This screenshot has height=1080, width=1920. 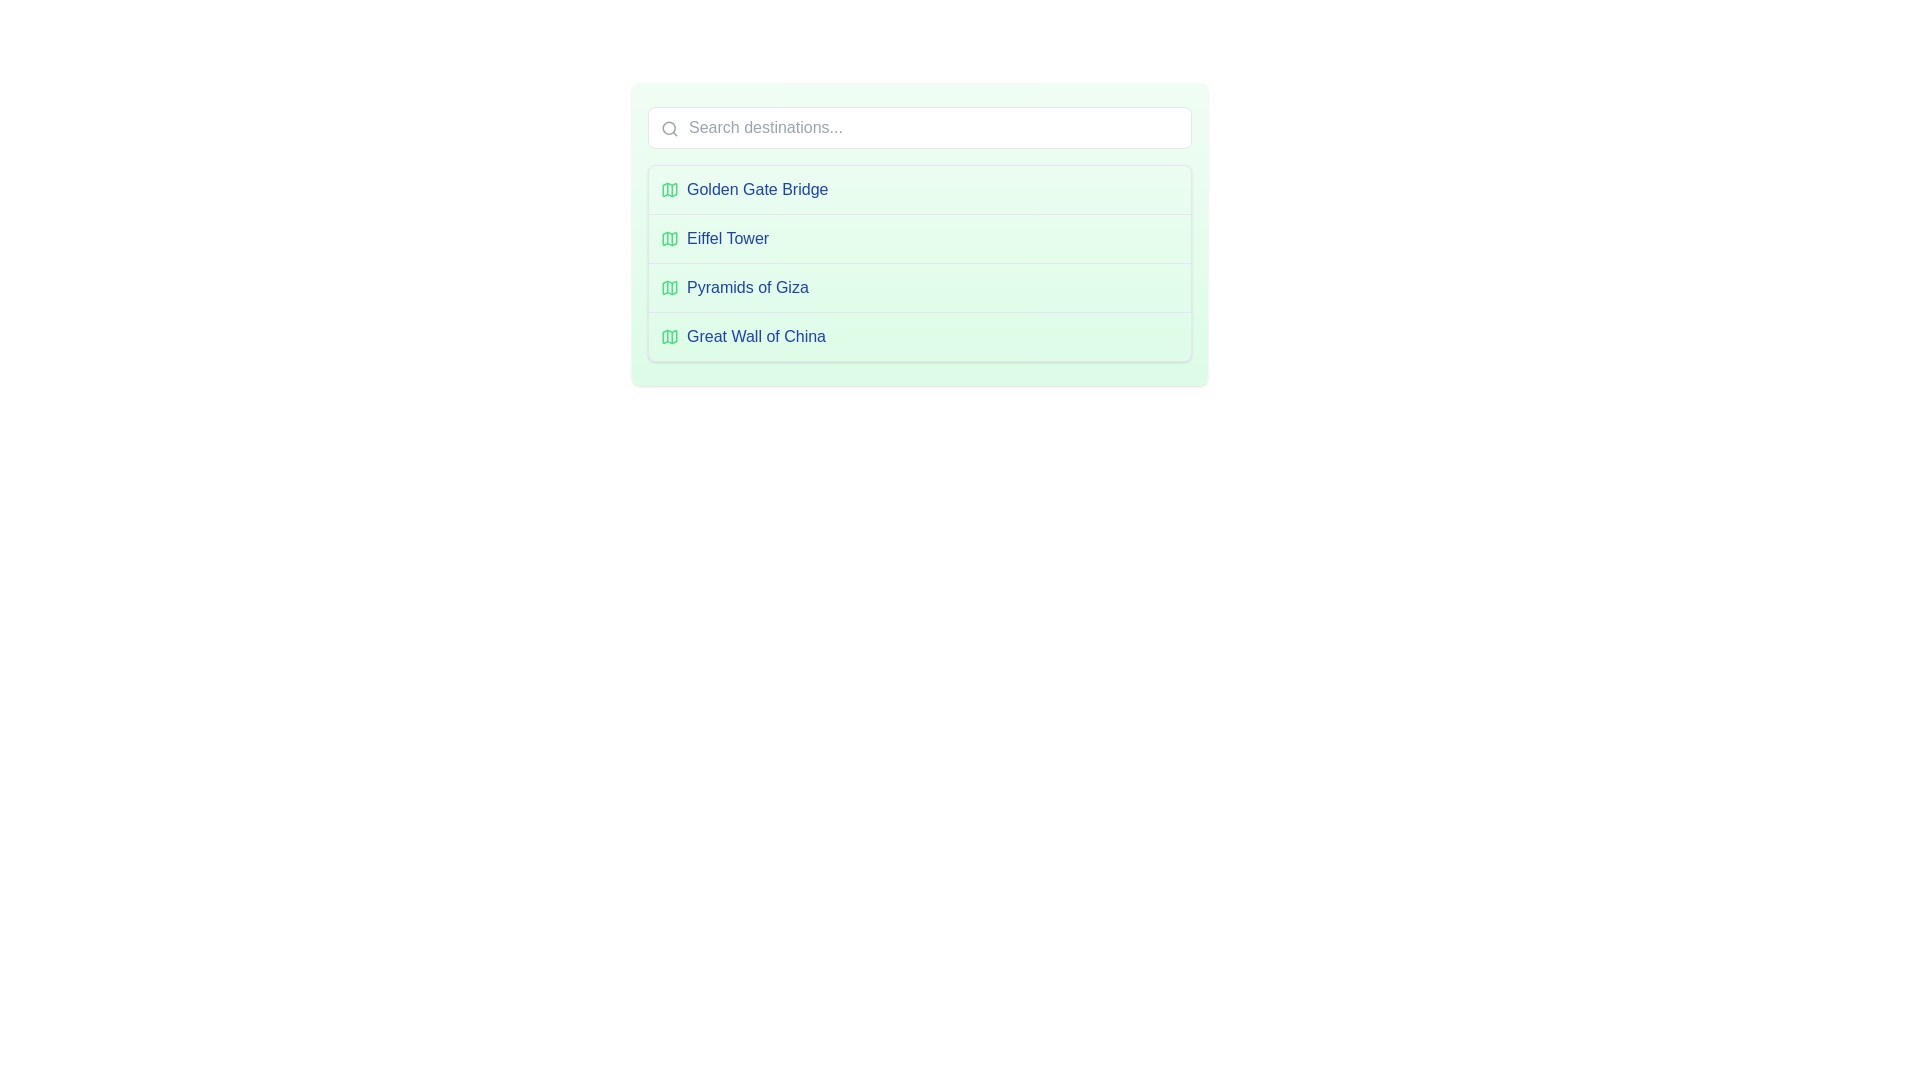 What do you see at coordinates (670, 128) in the screenshot?
I see `the gray magnifying glass search icon located to the left of the 'Search destinations...' text input field within the search bar at the top of the list interface` at bounding box center [670, 128].